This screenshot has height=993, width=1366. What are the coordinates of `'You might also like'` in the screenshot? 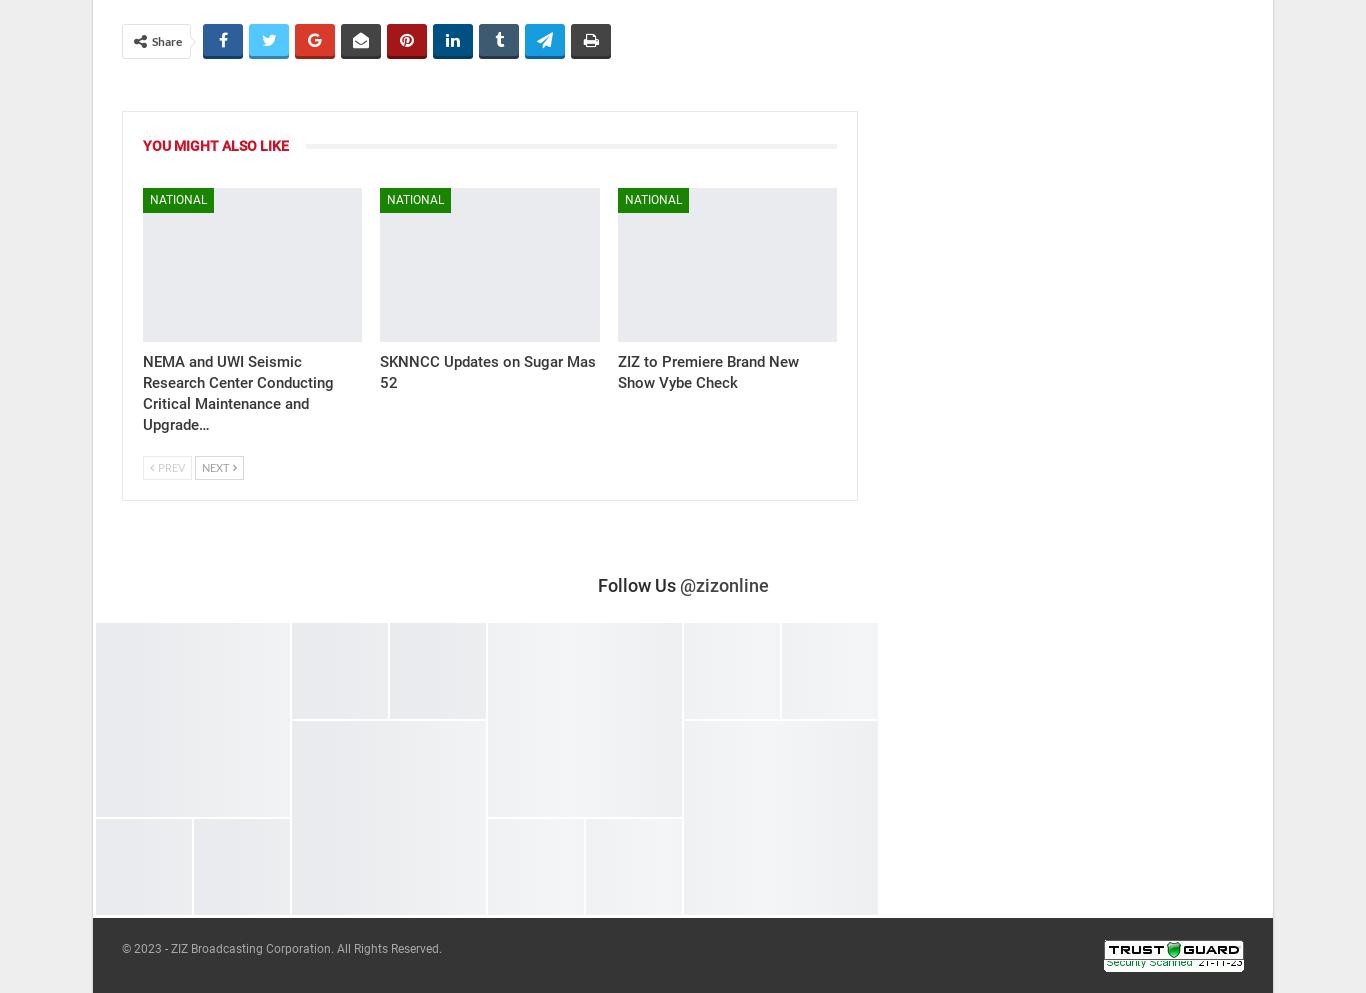 It's located at (214, 145).